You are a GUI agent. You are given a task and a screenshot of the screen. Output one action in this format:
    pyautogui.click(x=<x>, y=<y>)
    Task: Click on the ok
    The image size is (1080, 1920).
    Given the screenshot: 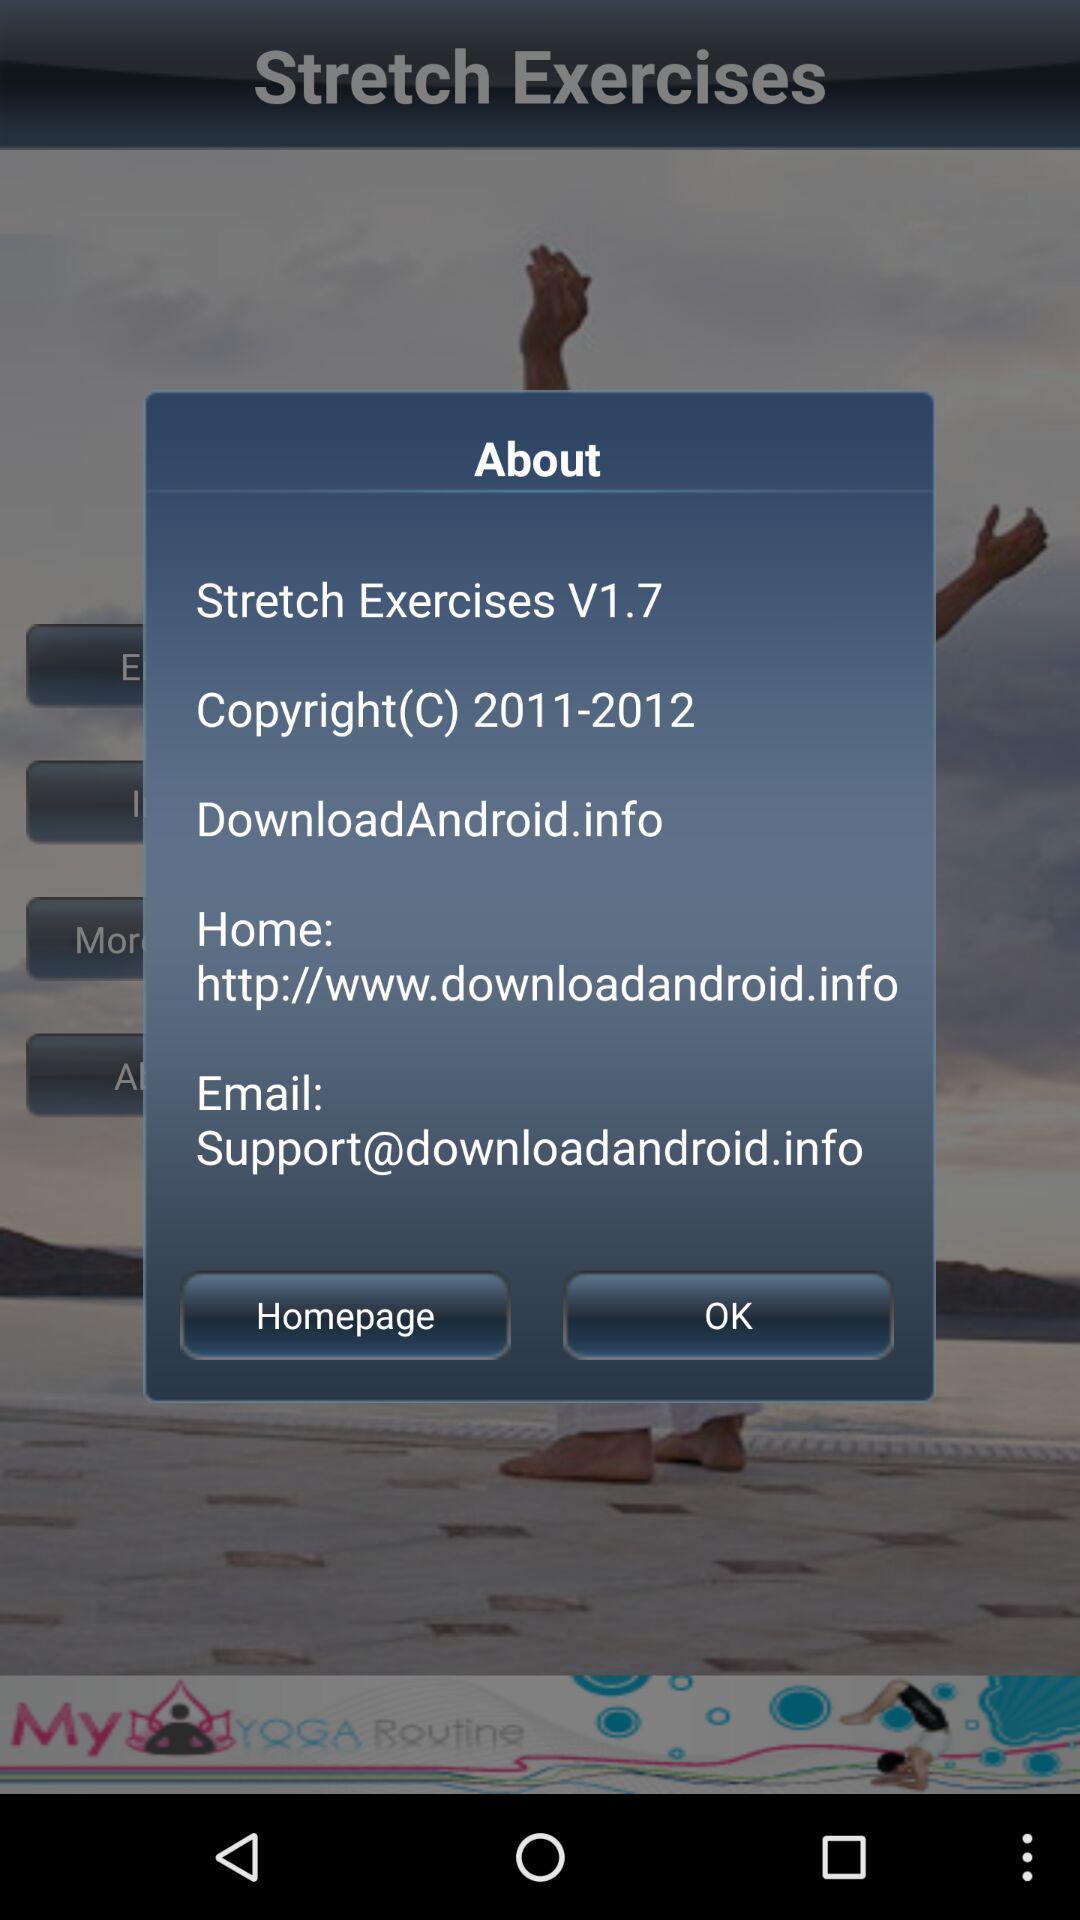 What is the action you would take?
    pyautogui.click(x=728, y=1315)
    